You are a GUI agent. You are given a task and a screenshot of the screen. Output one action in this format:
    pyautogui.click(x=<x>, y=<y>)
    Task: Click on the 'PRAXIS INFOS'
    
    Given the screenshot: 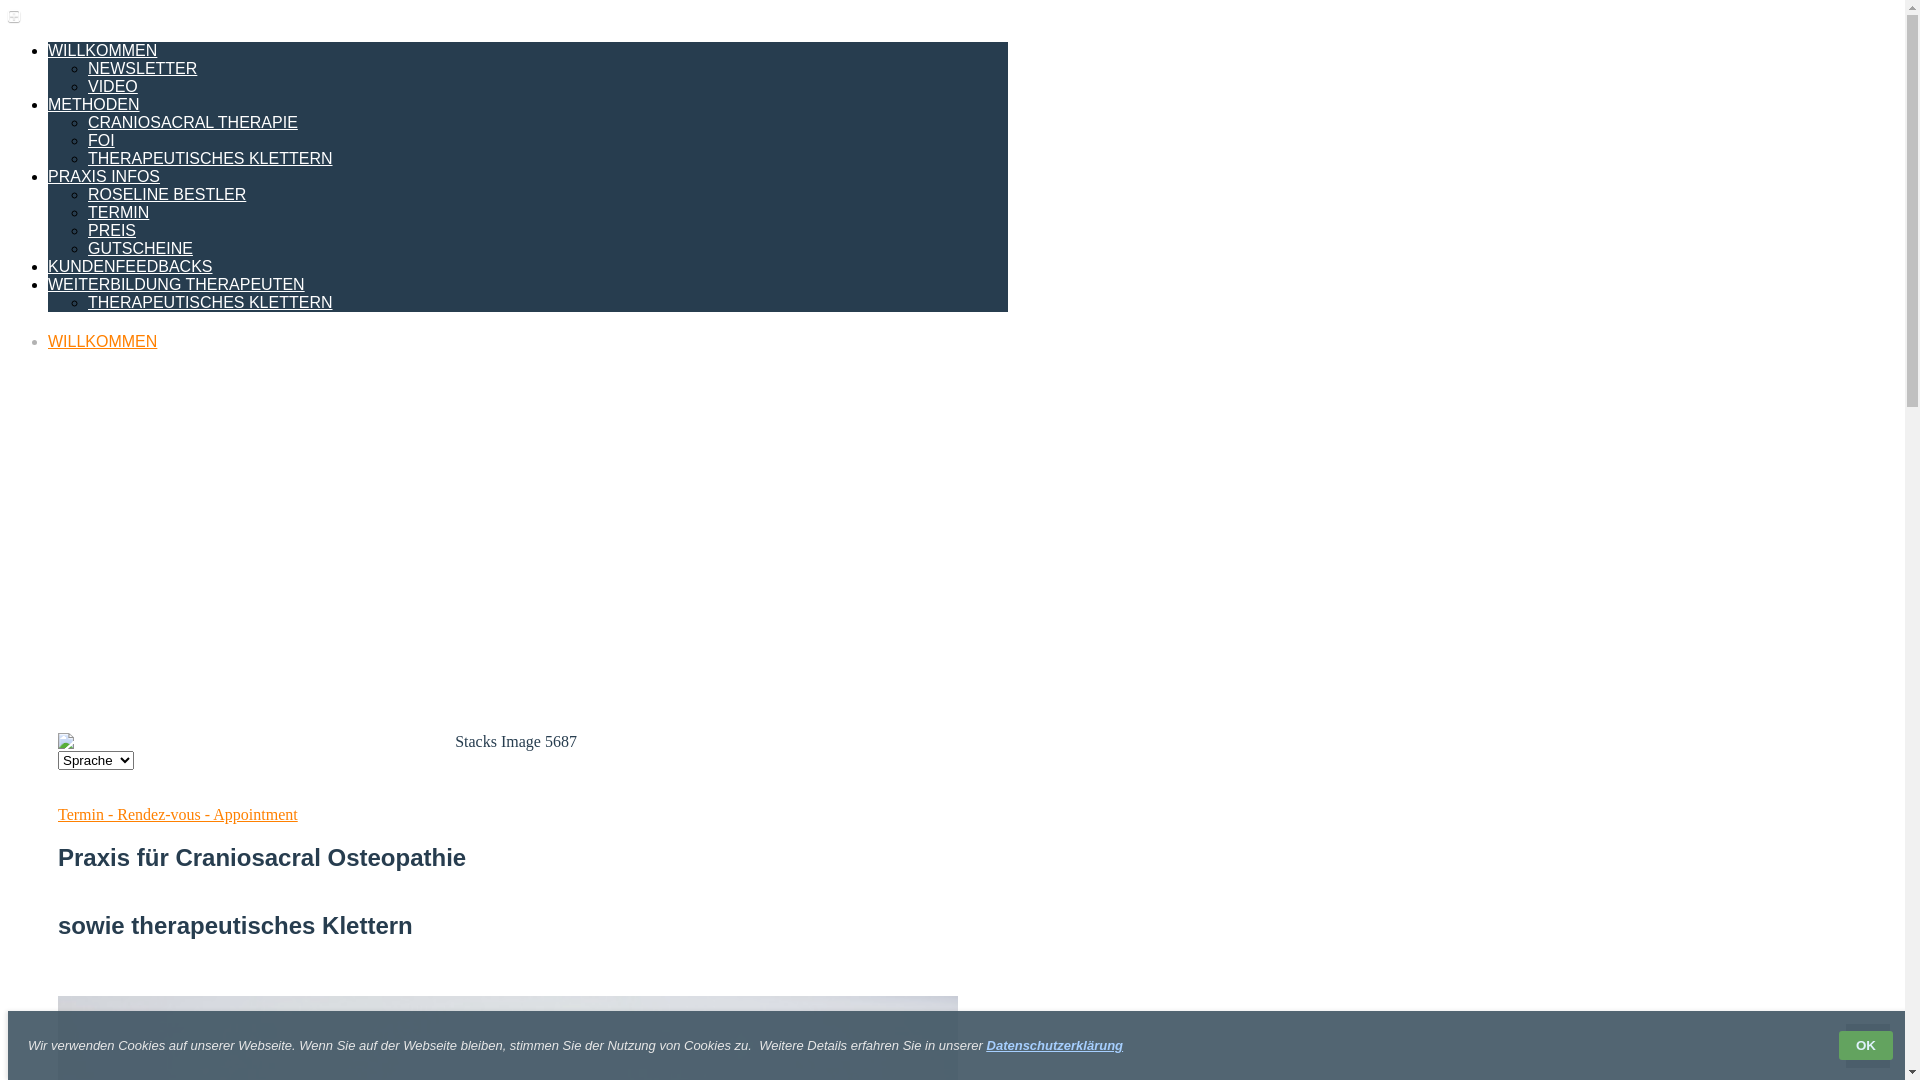 What is the action you would take?
    pyautogui.click(x=103, y=175)
    